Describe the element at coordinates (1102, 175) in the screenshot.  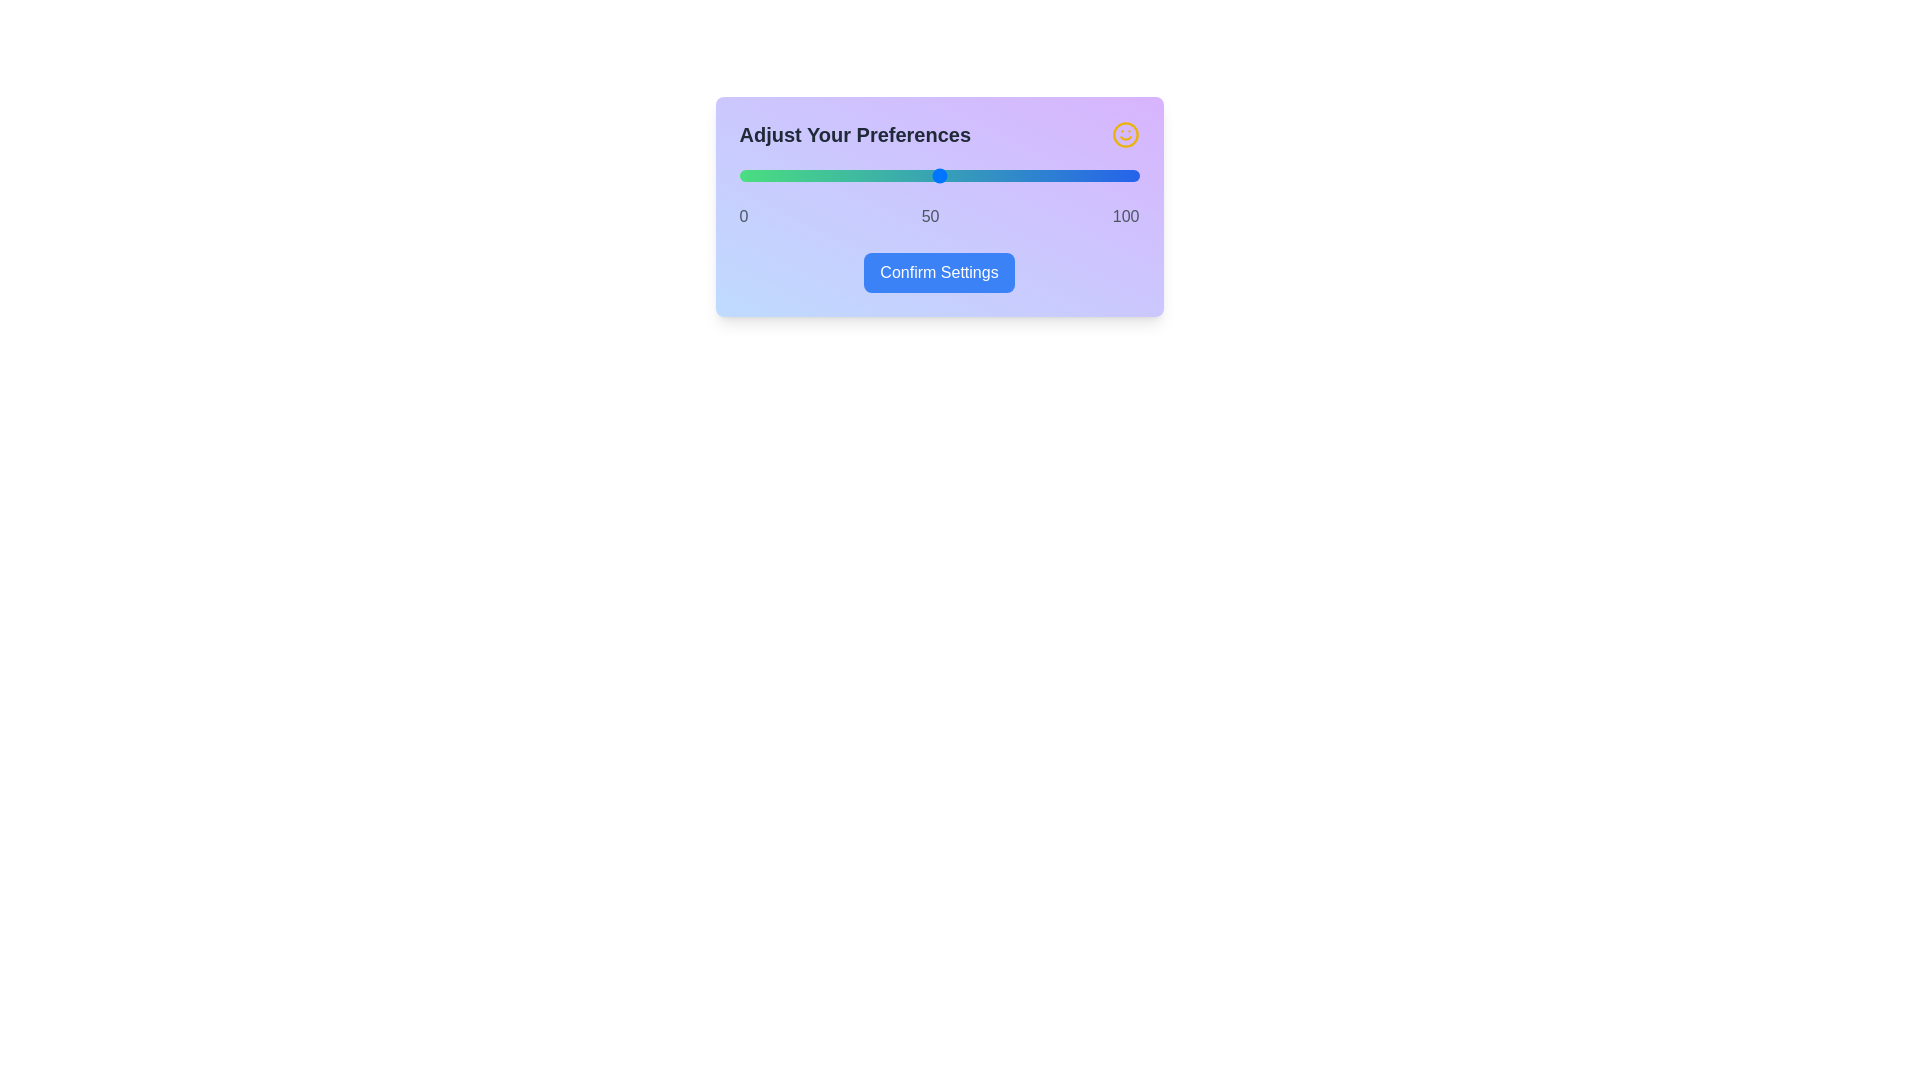
I see `the slider to set the value to 91` at that location.